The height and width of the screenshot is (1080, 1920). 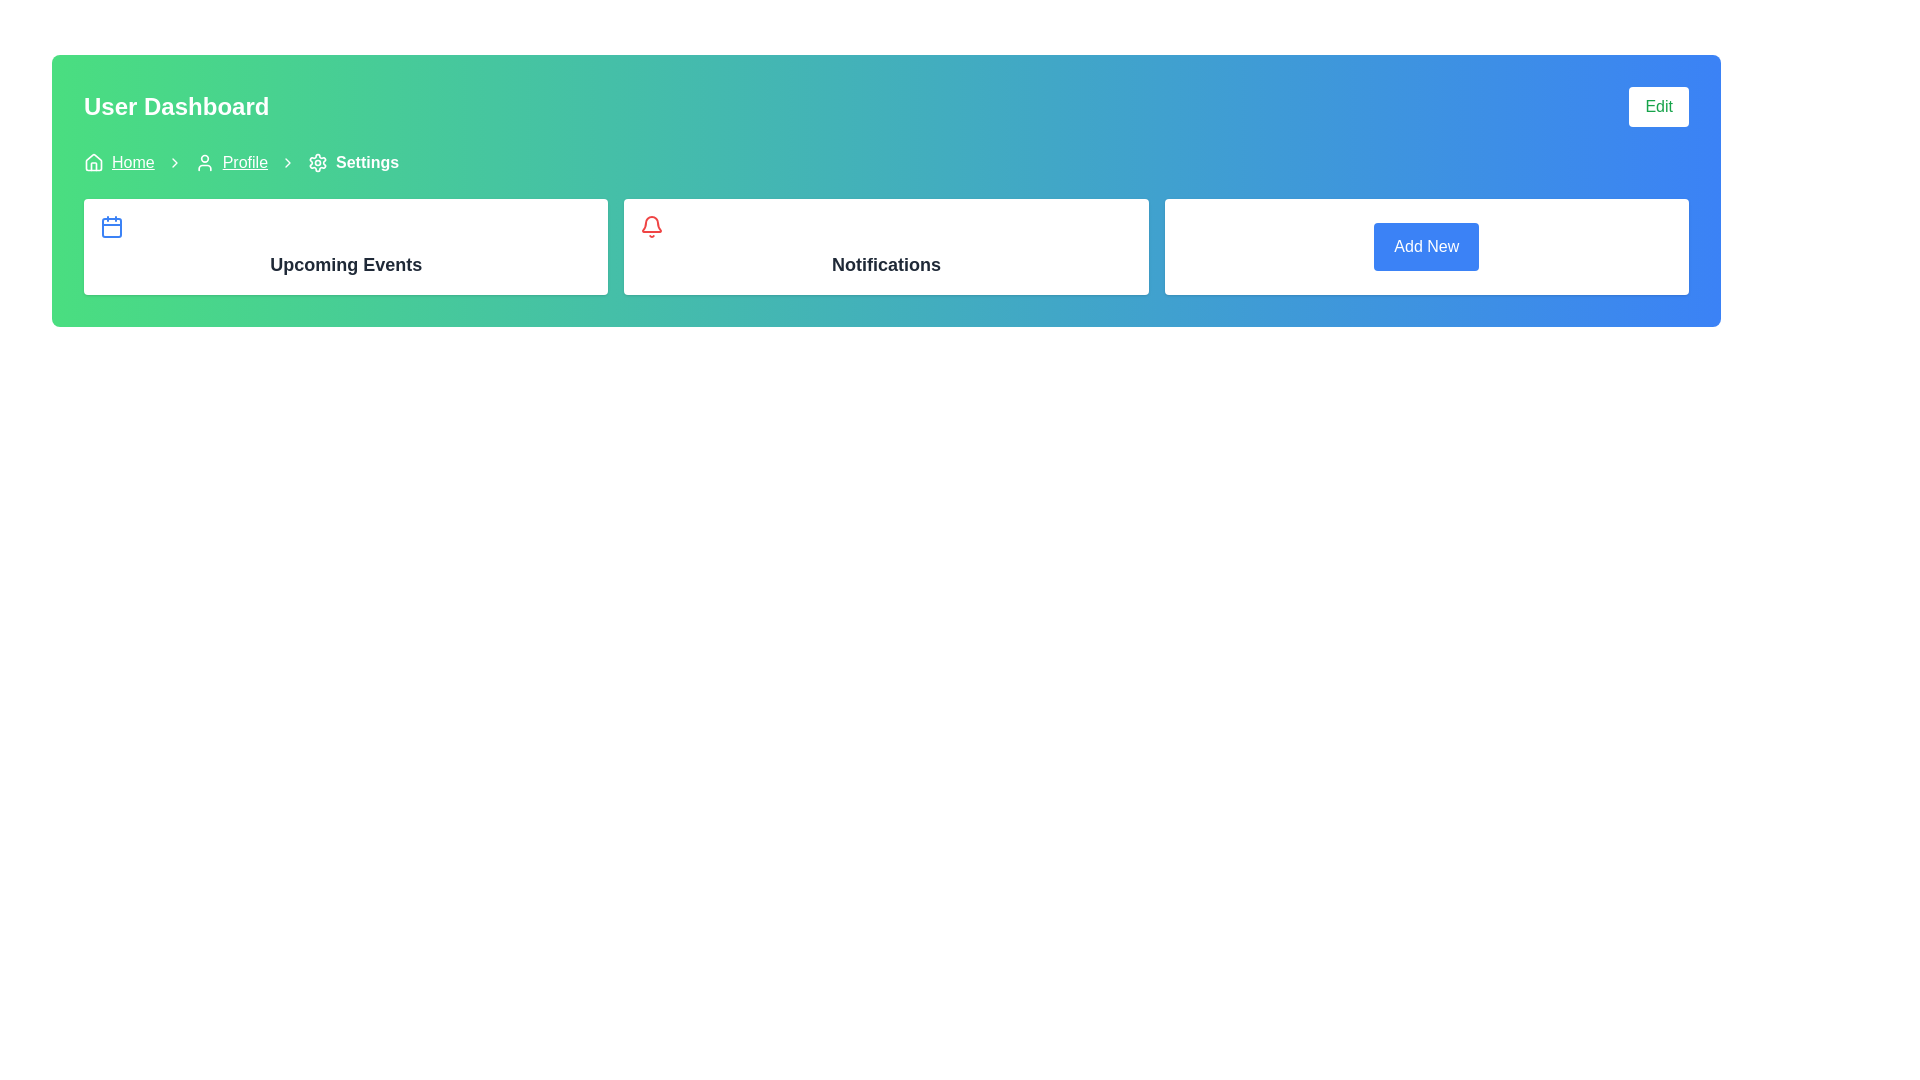 I want to click on the 'Settings' icon located in the breadcrumb navigation bar at the top left of the User Dashboard, so click(x=317, y=161).